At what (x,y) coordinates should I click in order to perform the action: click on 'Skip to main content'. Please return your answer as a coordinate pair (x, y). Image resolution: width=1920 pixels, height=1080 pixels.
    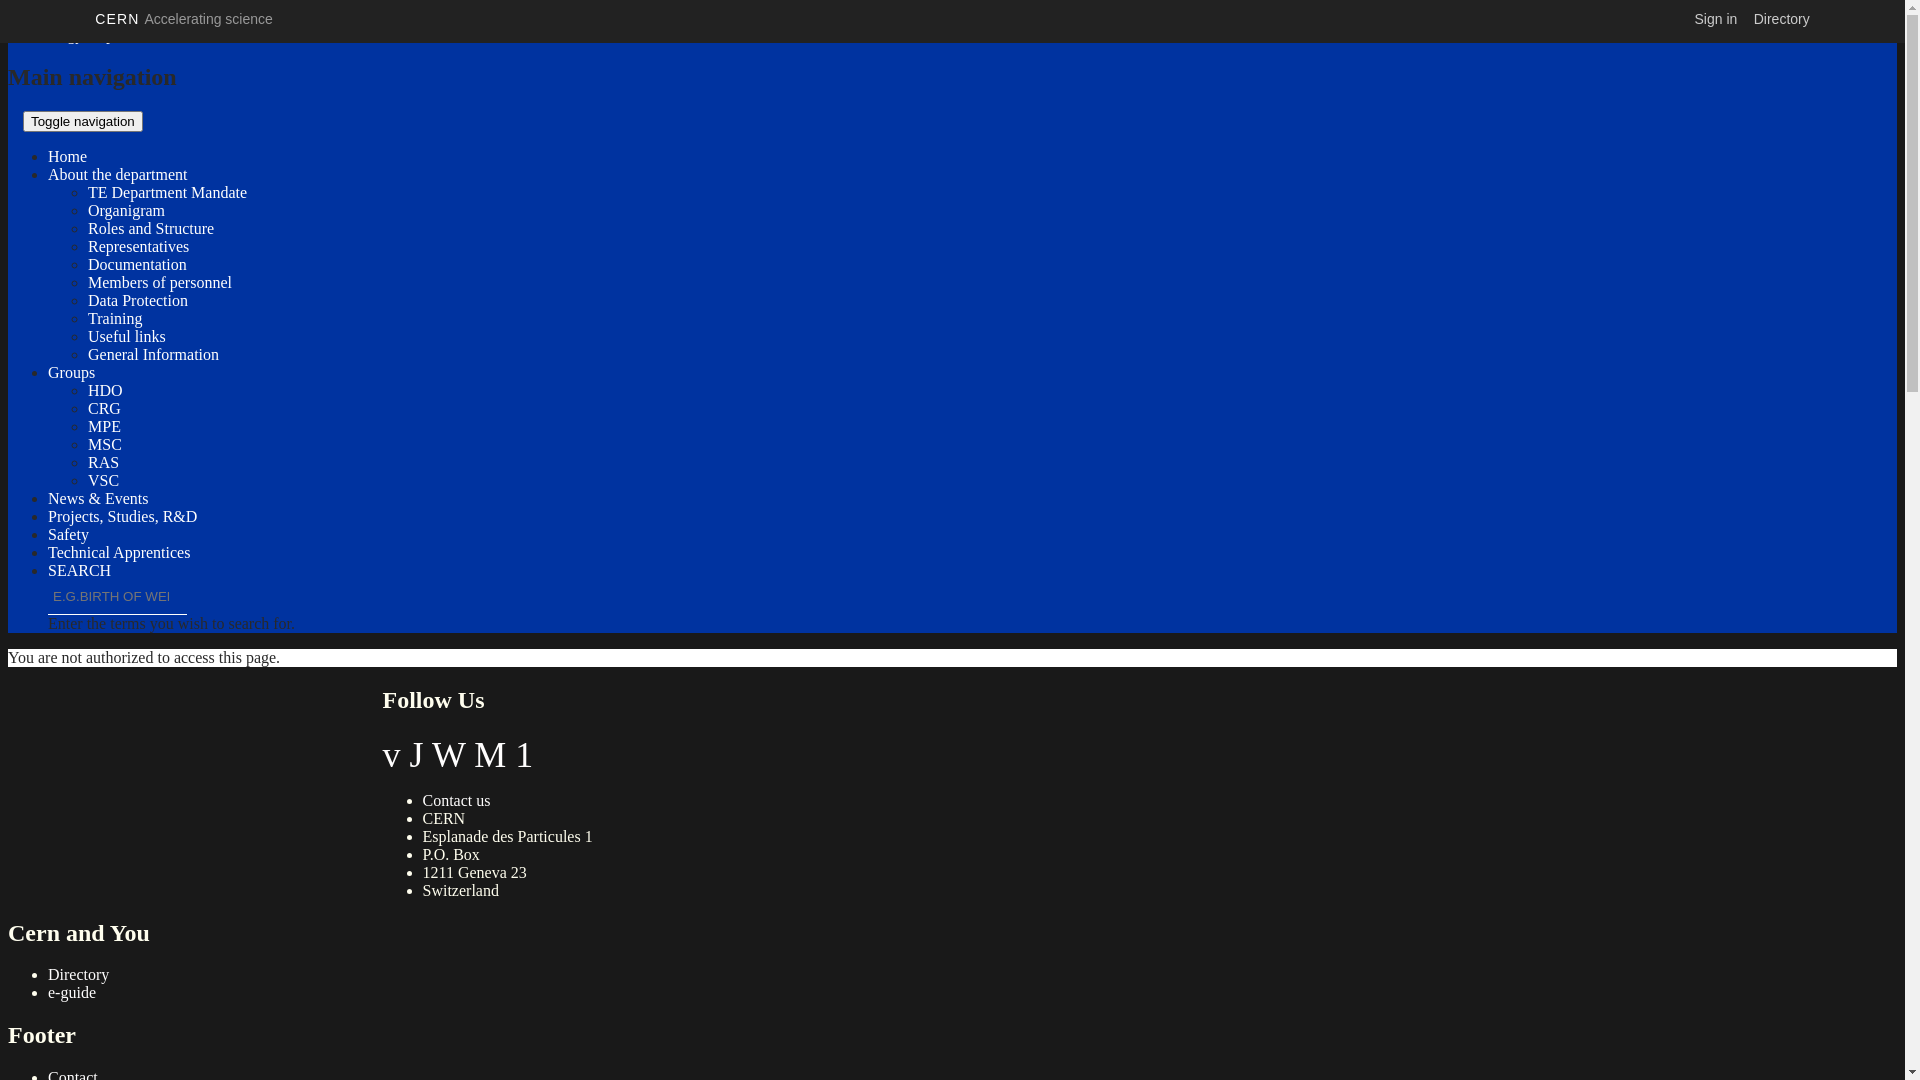
    Looking at the image, I should click on (74, 16).